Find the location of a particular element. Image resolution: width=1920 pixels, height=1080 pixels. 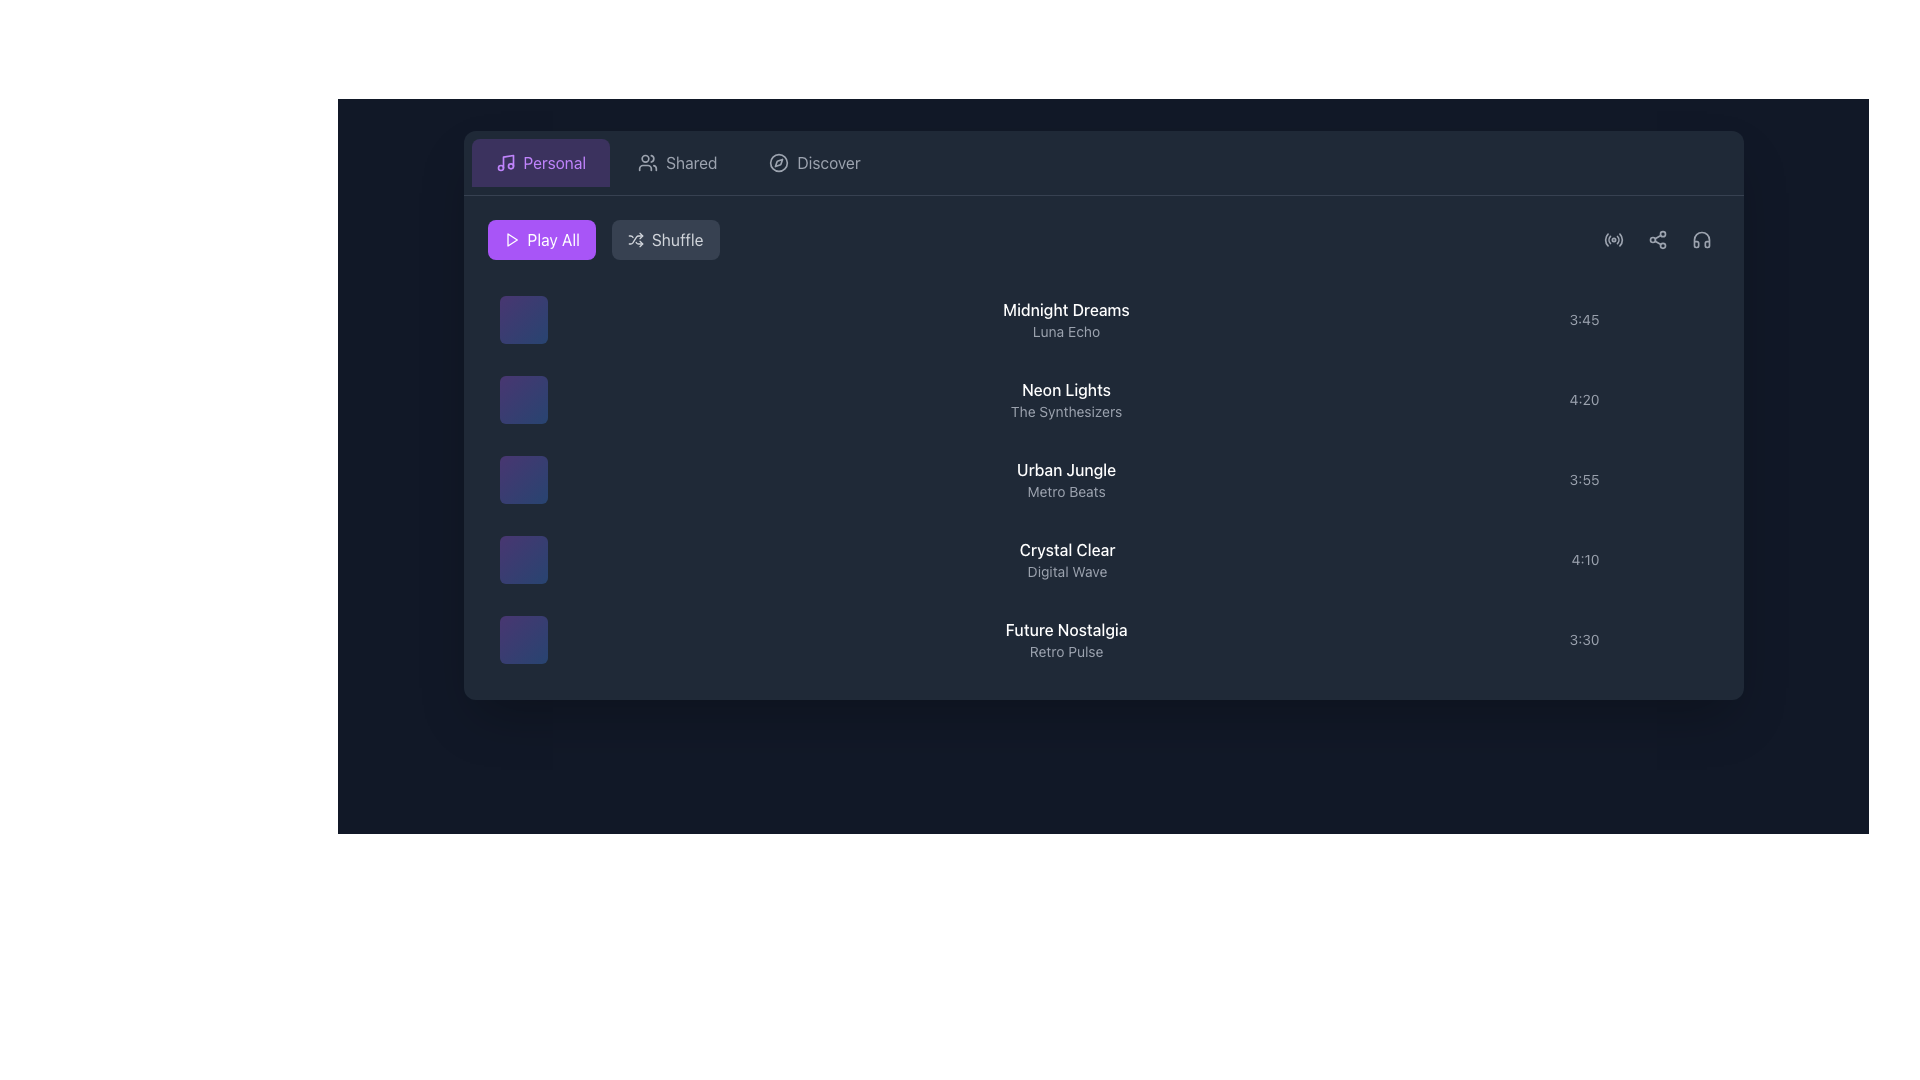

the last song entry in the playlist titled 'Future Nostalgia' is located at coordinates (1102, 640).